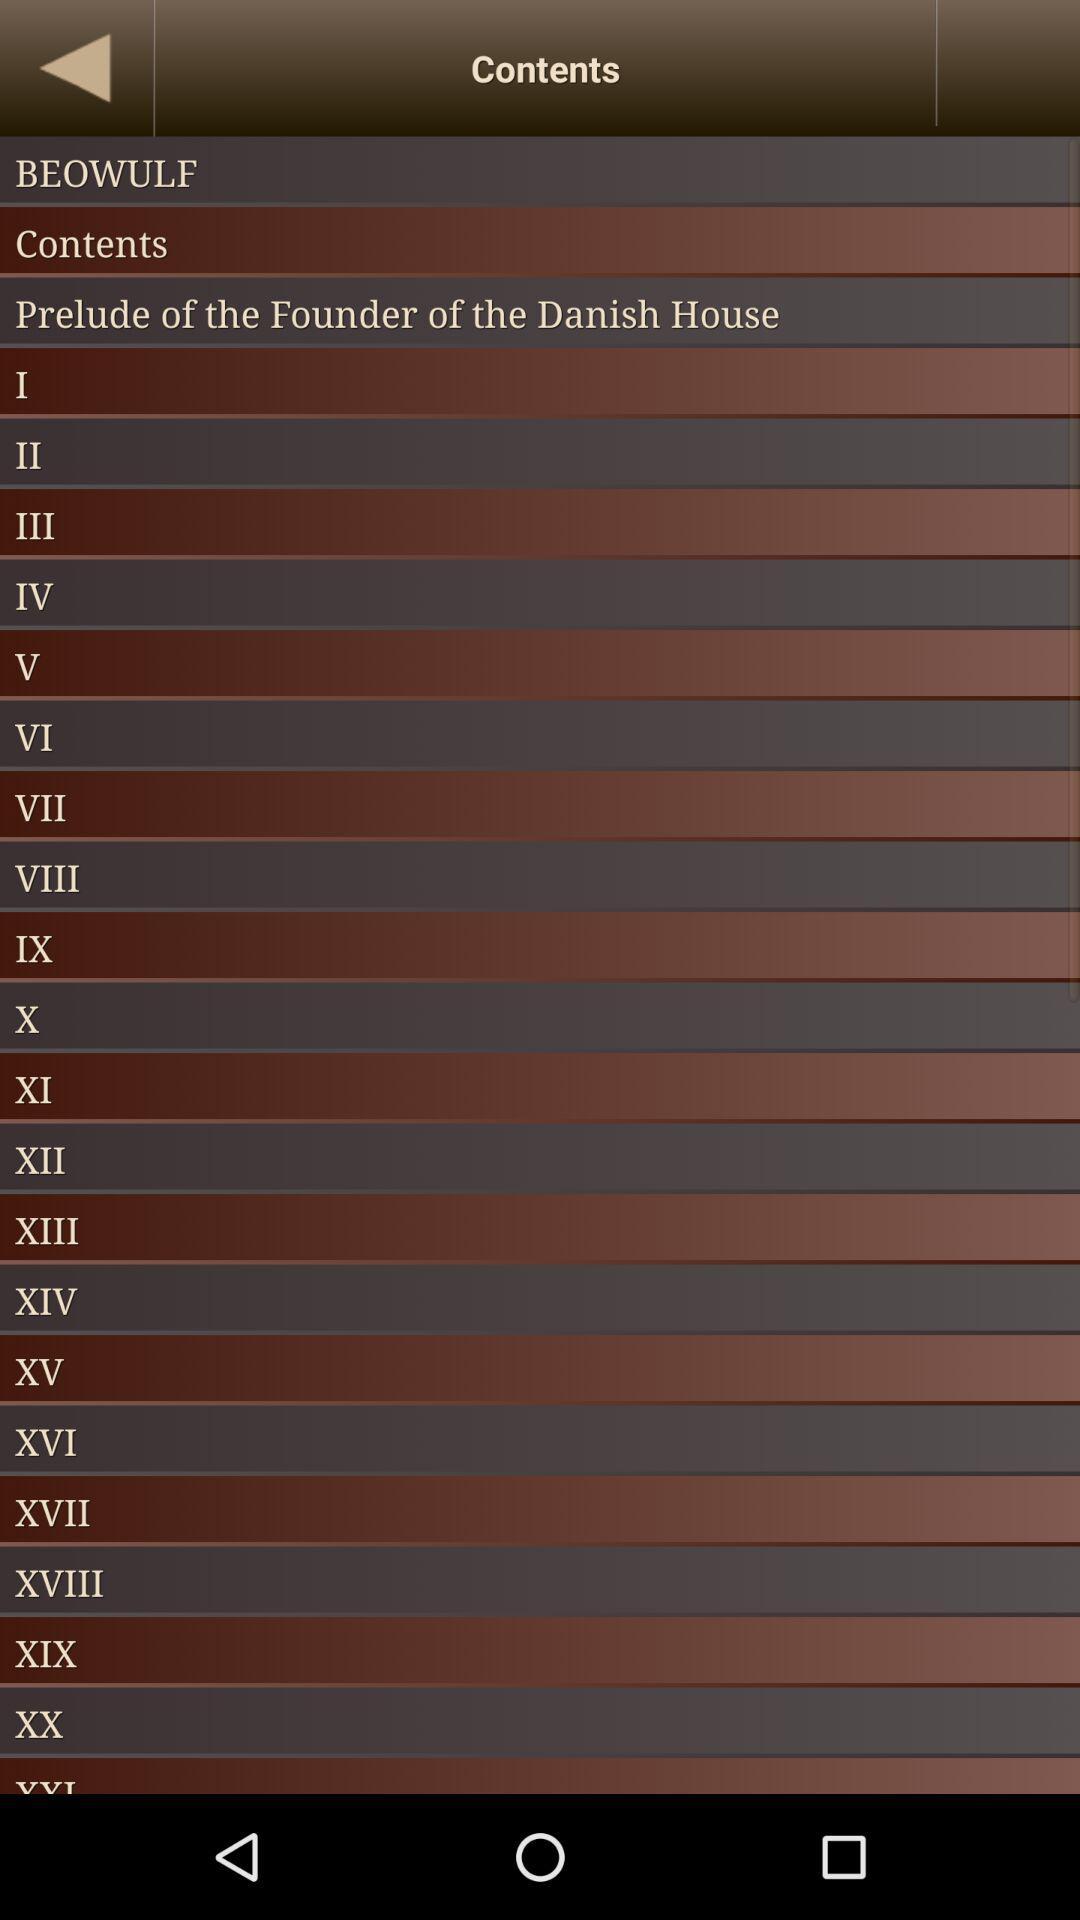  Describe the element at coordinates (540, 1722) in the screenshot. I see `the item above xxi icon` at that location.